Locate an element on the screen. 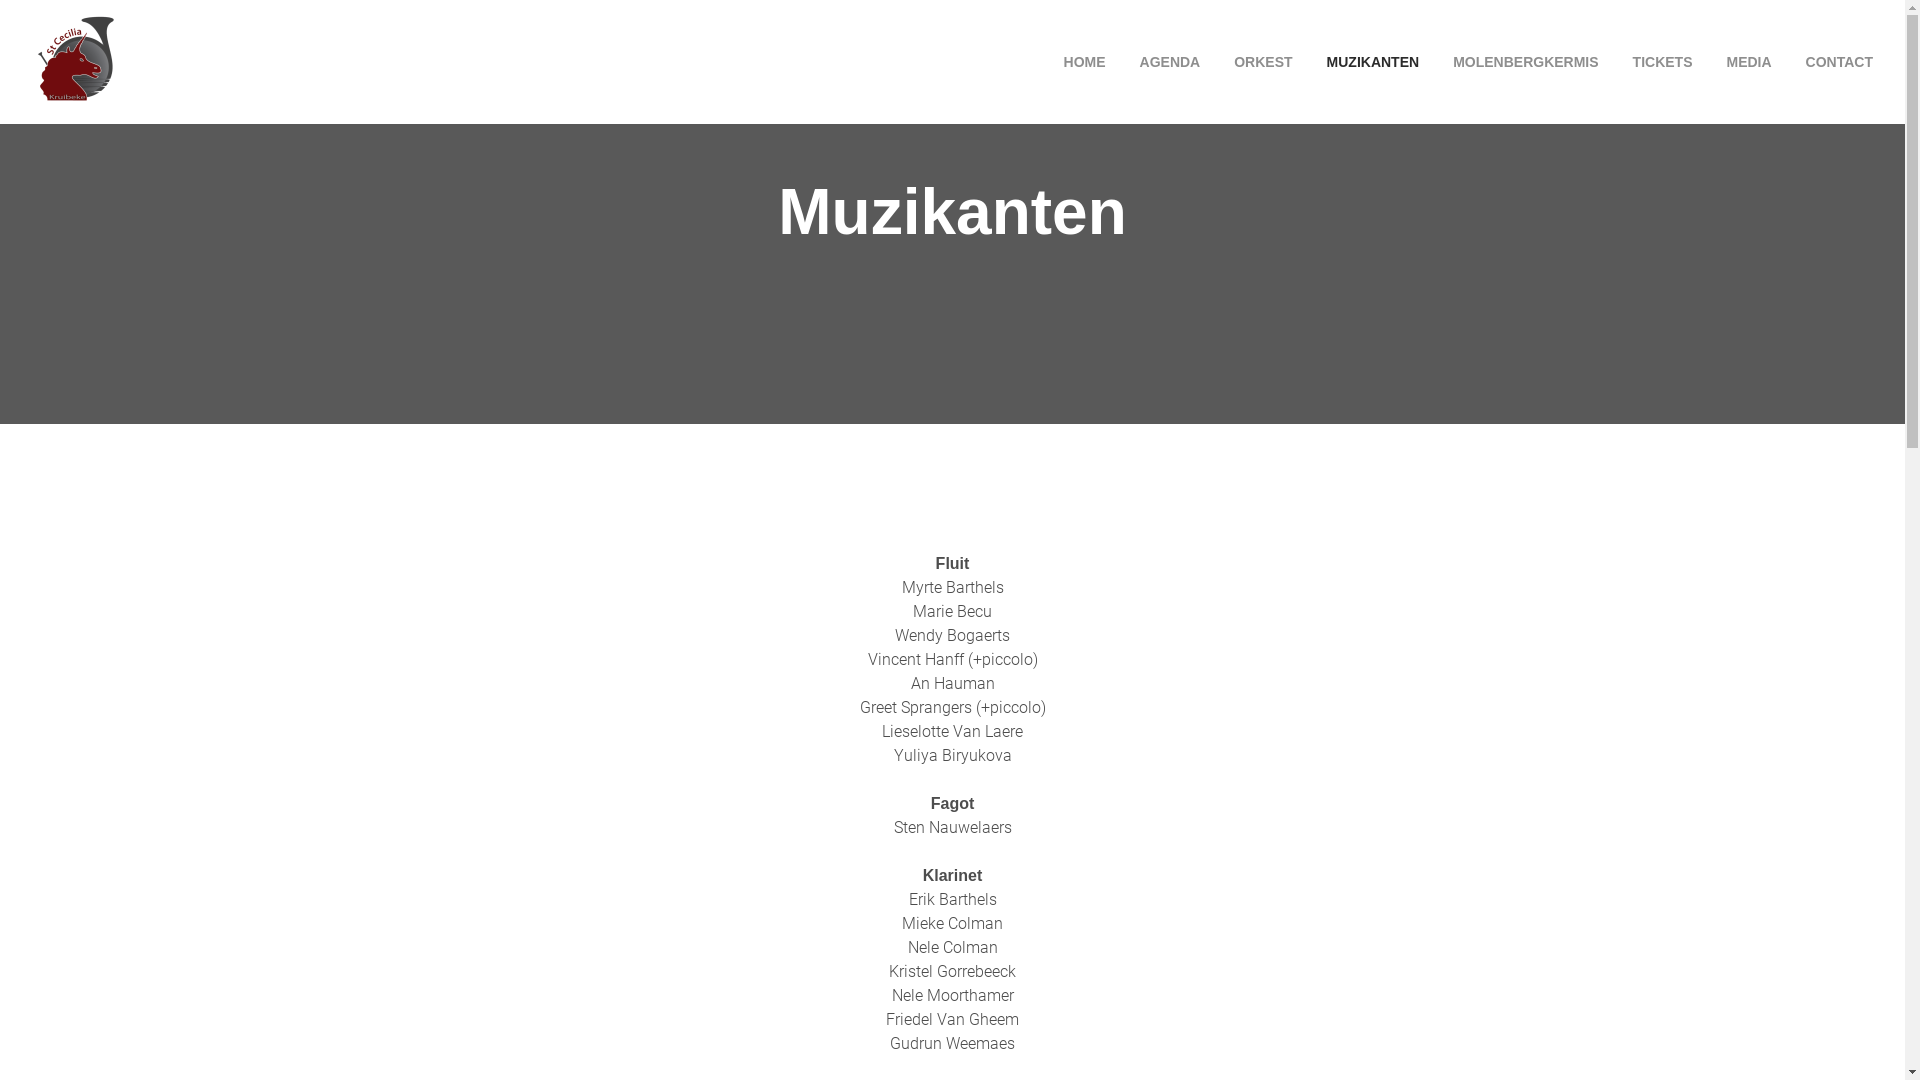 This screenshot has height=1080, width=1920. 'MEDIA' is located at coordinates (1747, 60).